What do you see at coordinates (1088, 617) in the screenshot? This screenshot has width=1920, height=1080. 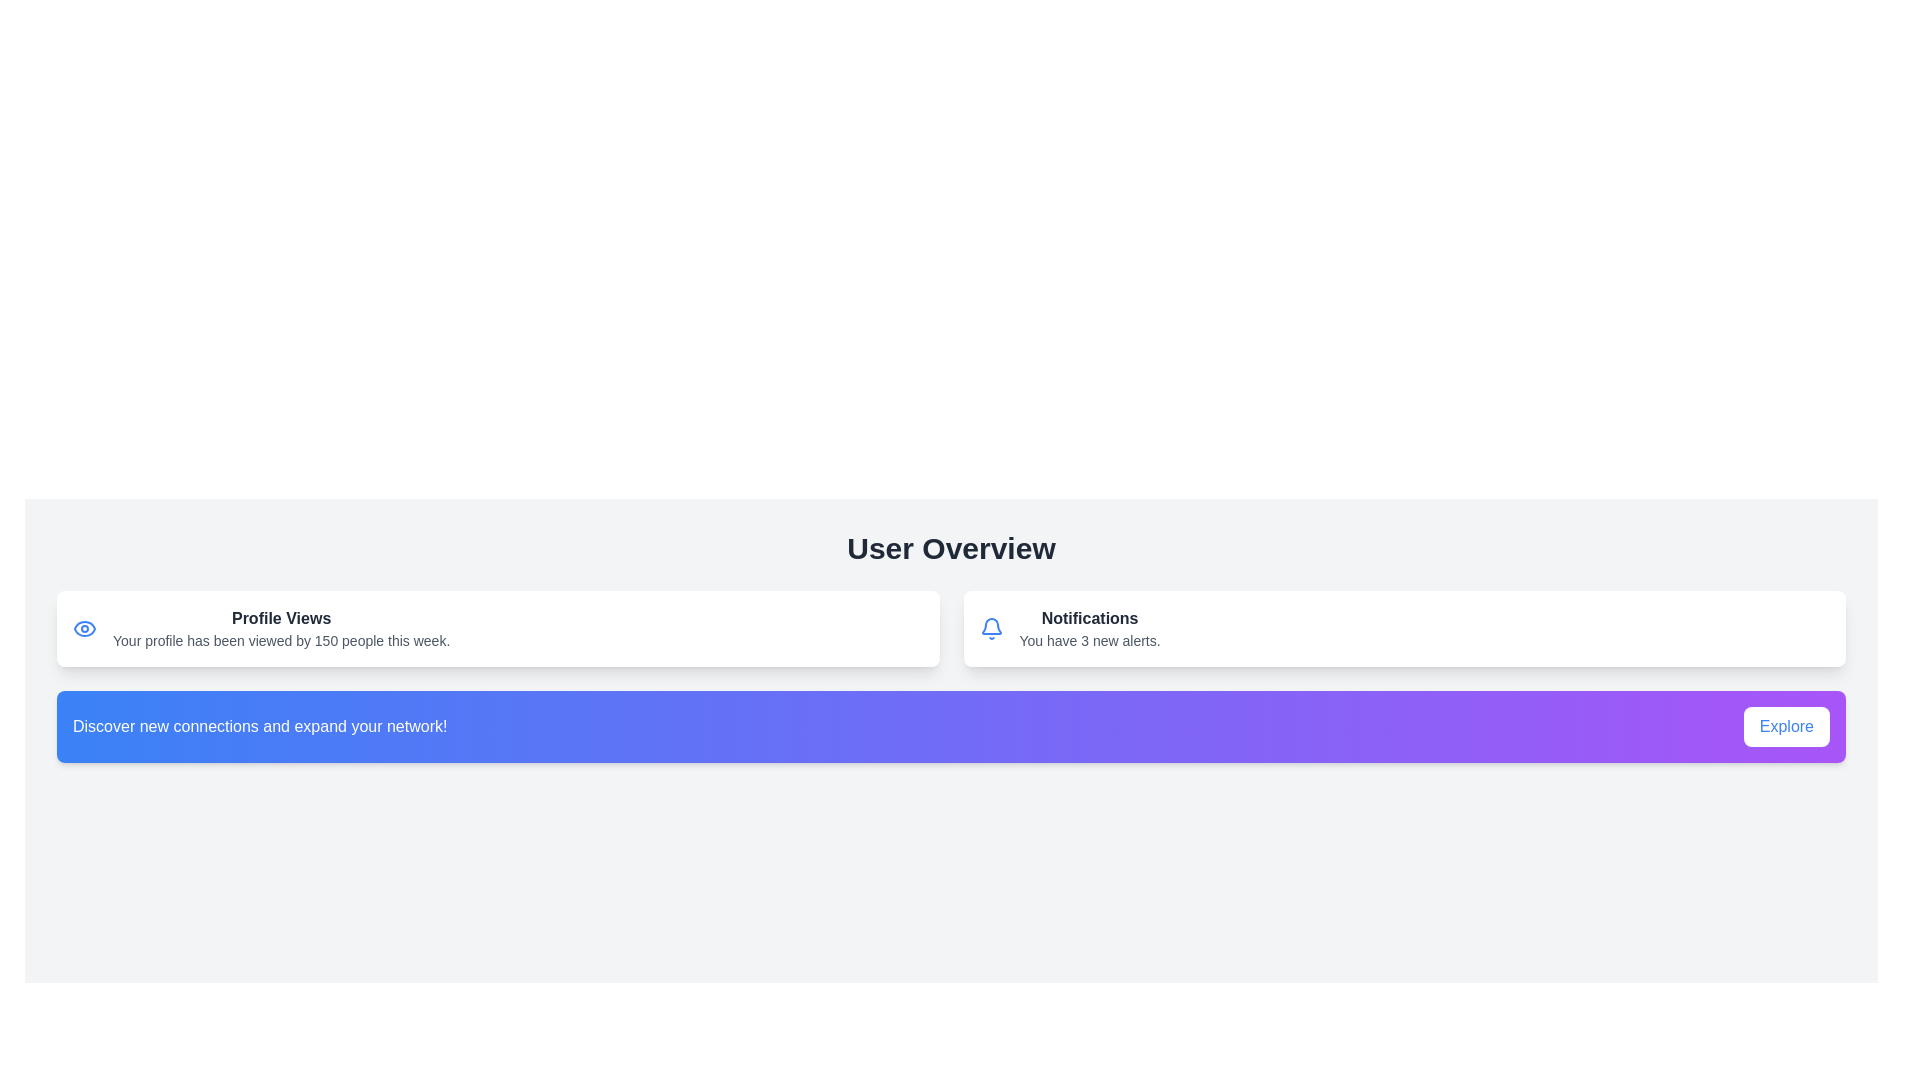 I see `text label that says 'Notifications', which is in bold dark gray font and located in the second card on the right beneath the 'User Overview' header` at bounding box center [1088, 617].